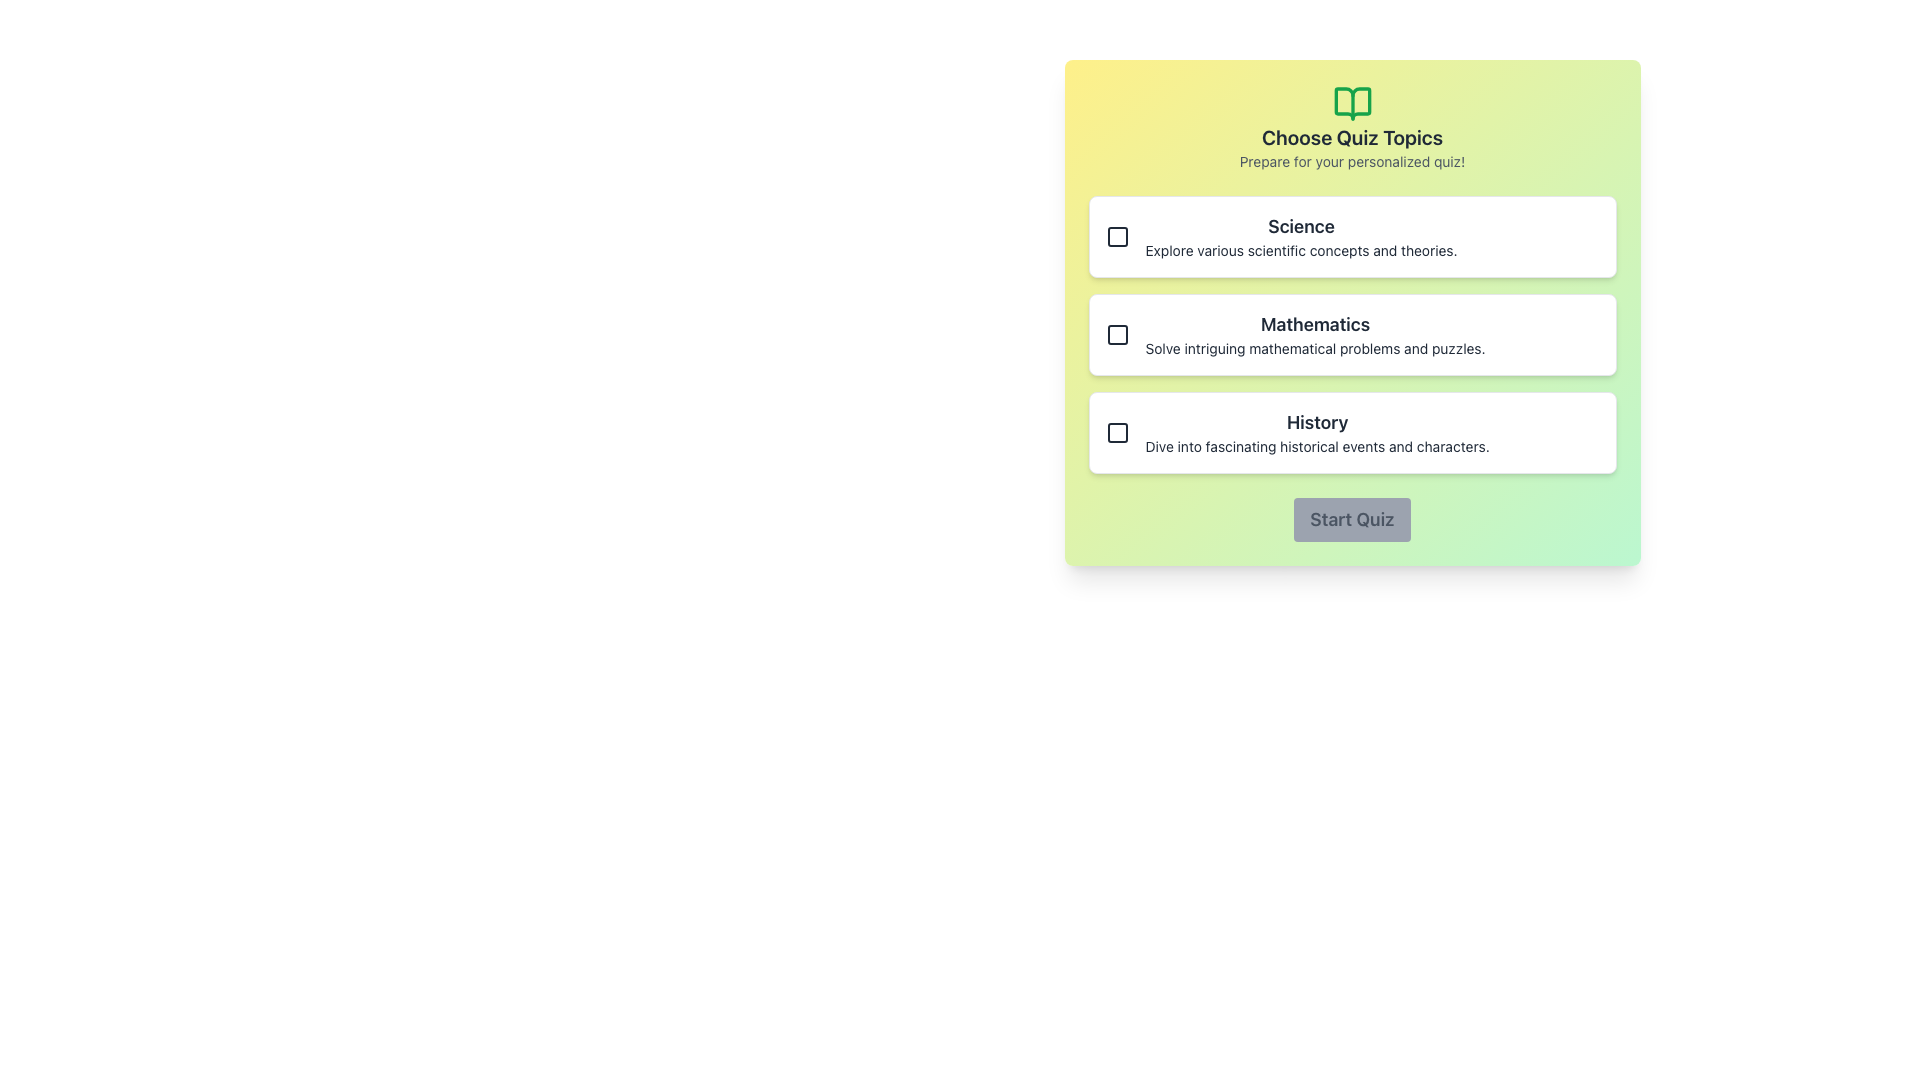 This screenshot has width=1920, height=1080. What do you see at coordinates (1352, 127) in the screenshot?
I see `the header section titled 'Choose Quiz Topics' which includes the subtitle 'Prepare for your personalized quiz!' and is positioned above the interactive topic sections` at bounding box center [1352, 127].